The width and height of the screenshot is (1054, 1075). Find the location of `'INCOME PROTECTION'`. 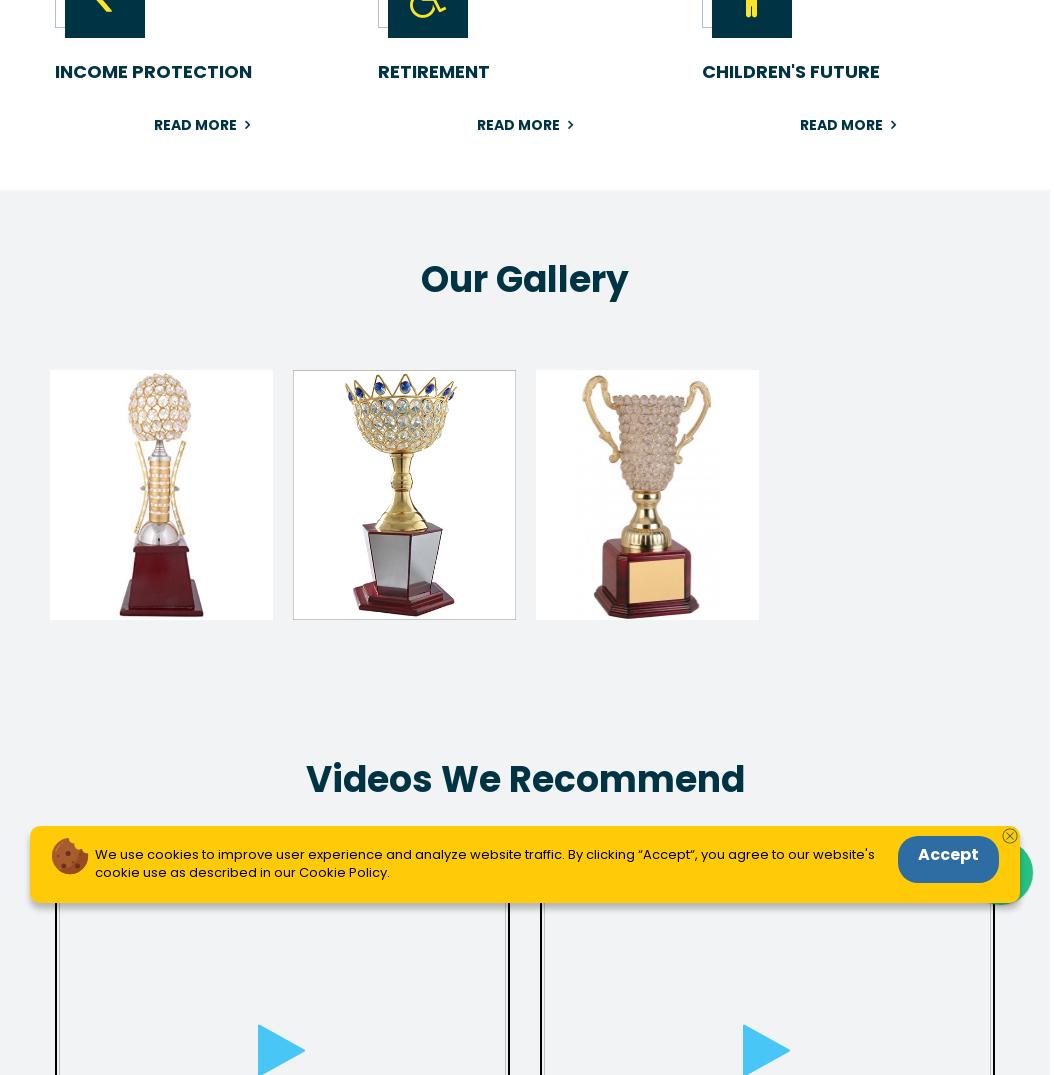

'INCOME PROTECTION' is located at coordinates (54, 71).